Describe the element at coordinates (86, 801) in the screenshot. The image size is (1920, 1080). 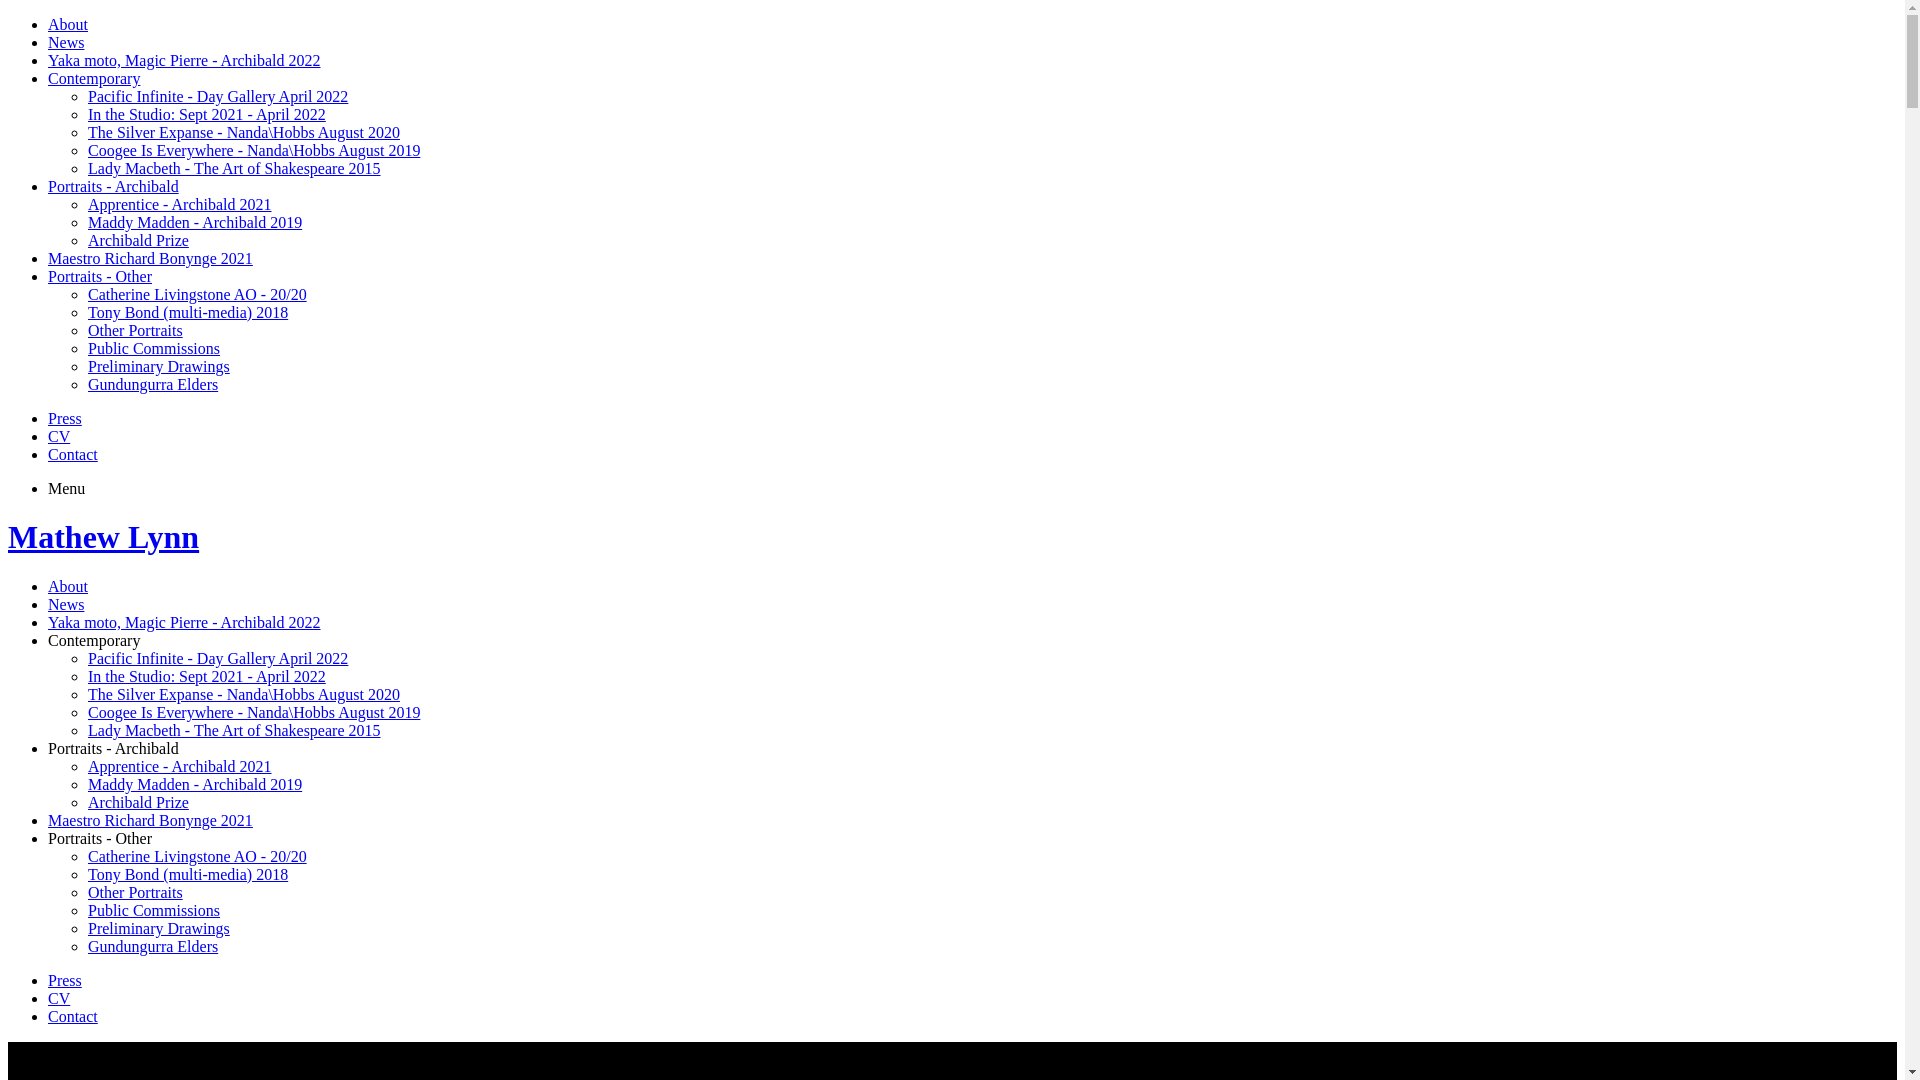
I see `'Archibald Prize'` at that location.